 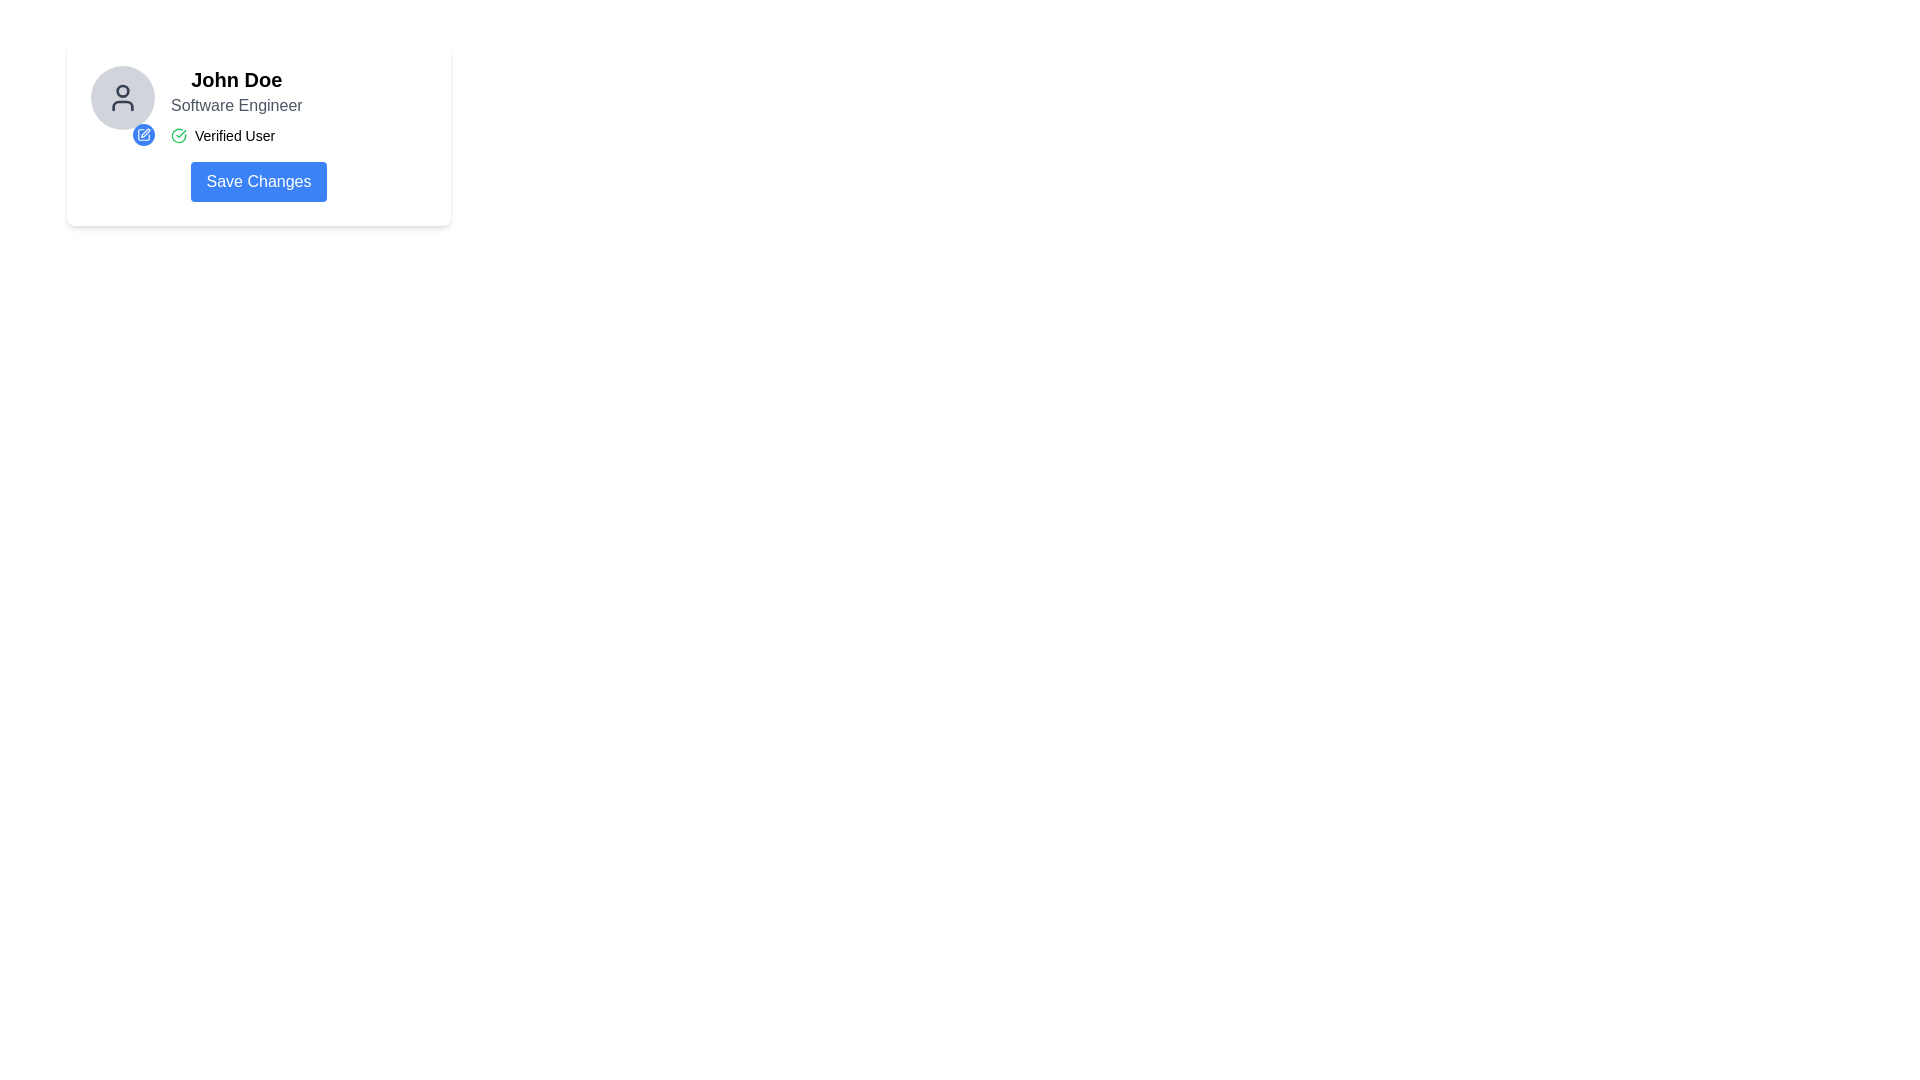 What do you see at coordinates (122, 105) in the screenshot?
I see `the circular user profile avatar placeholder with a gray background and a dark gray user icon` at bounding box center [122, 105].